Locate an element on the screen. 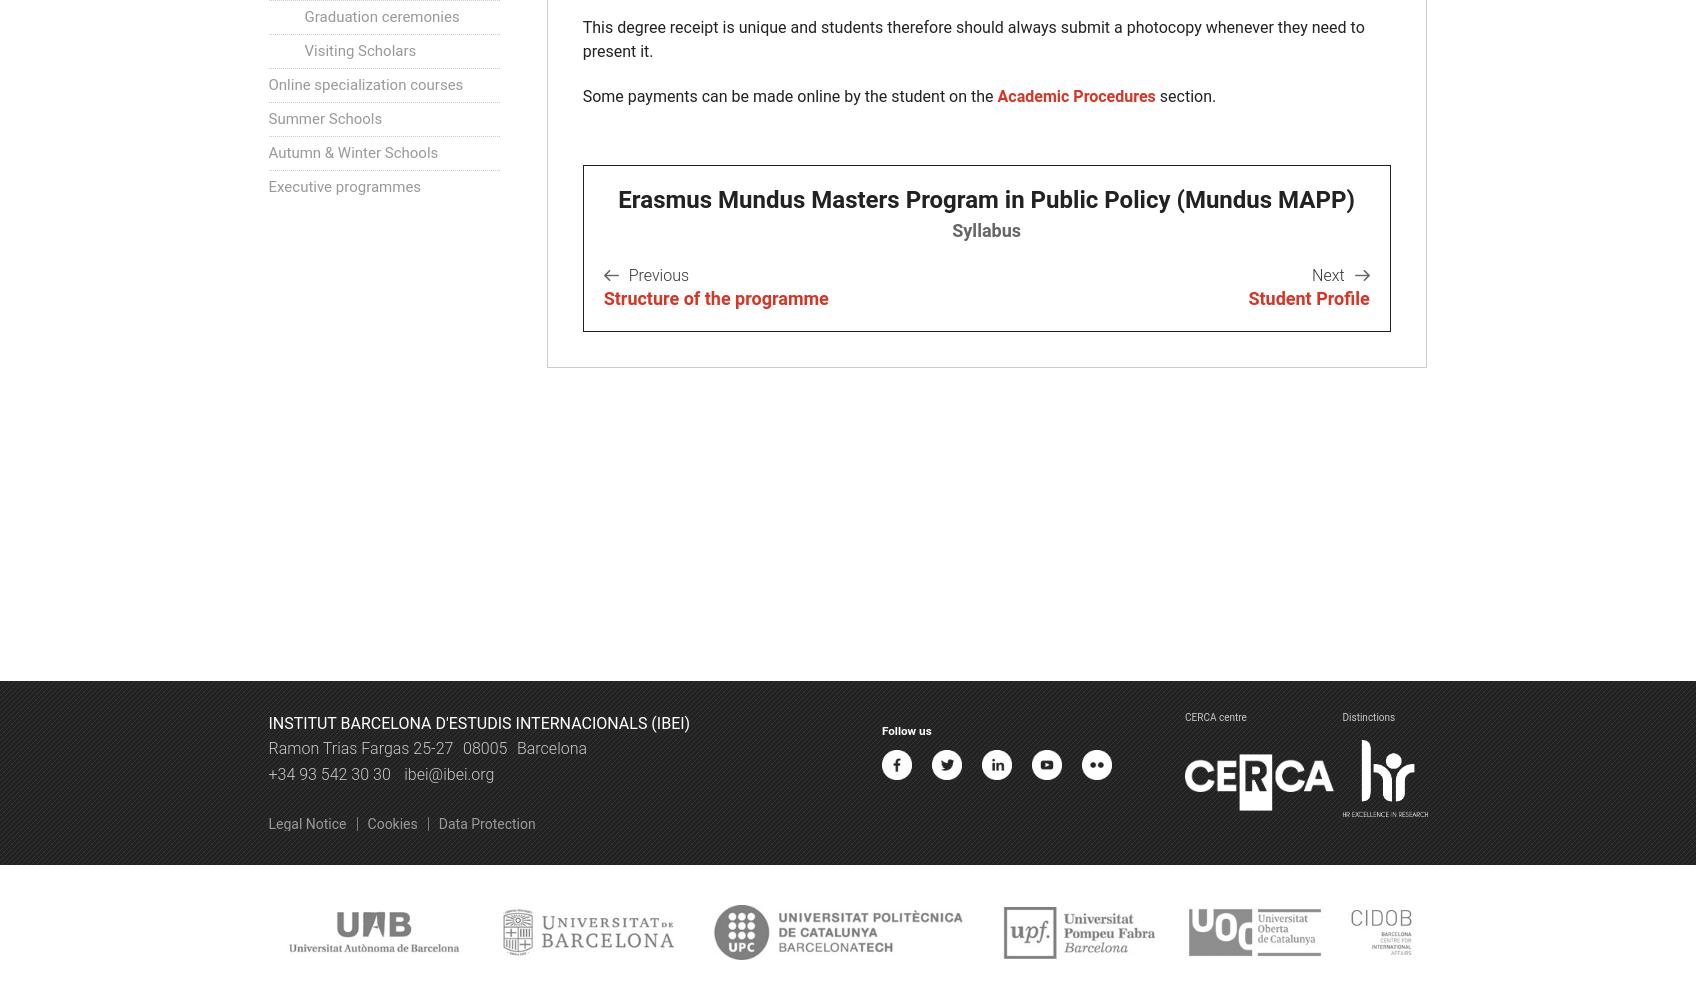 This screenshot has width=1696, height=1000. 'Structure of the programme' is located at coordinates (715, 298).